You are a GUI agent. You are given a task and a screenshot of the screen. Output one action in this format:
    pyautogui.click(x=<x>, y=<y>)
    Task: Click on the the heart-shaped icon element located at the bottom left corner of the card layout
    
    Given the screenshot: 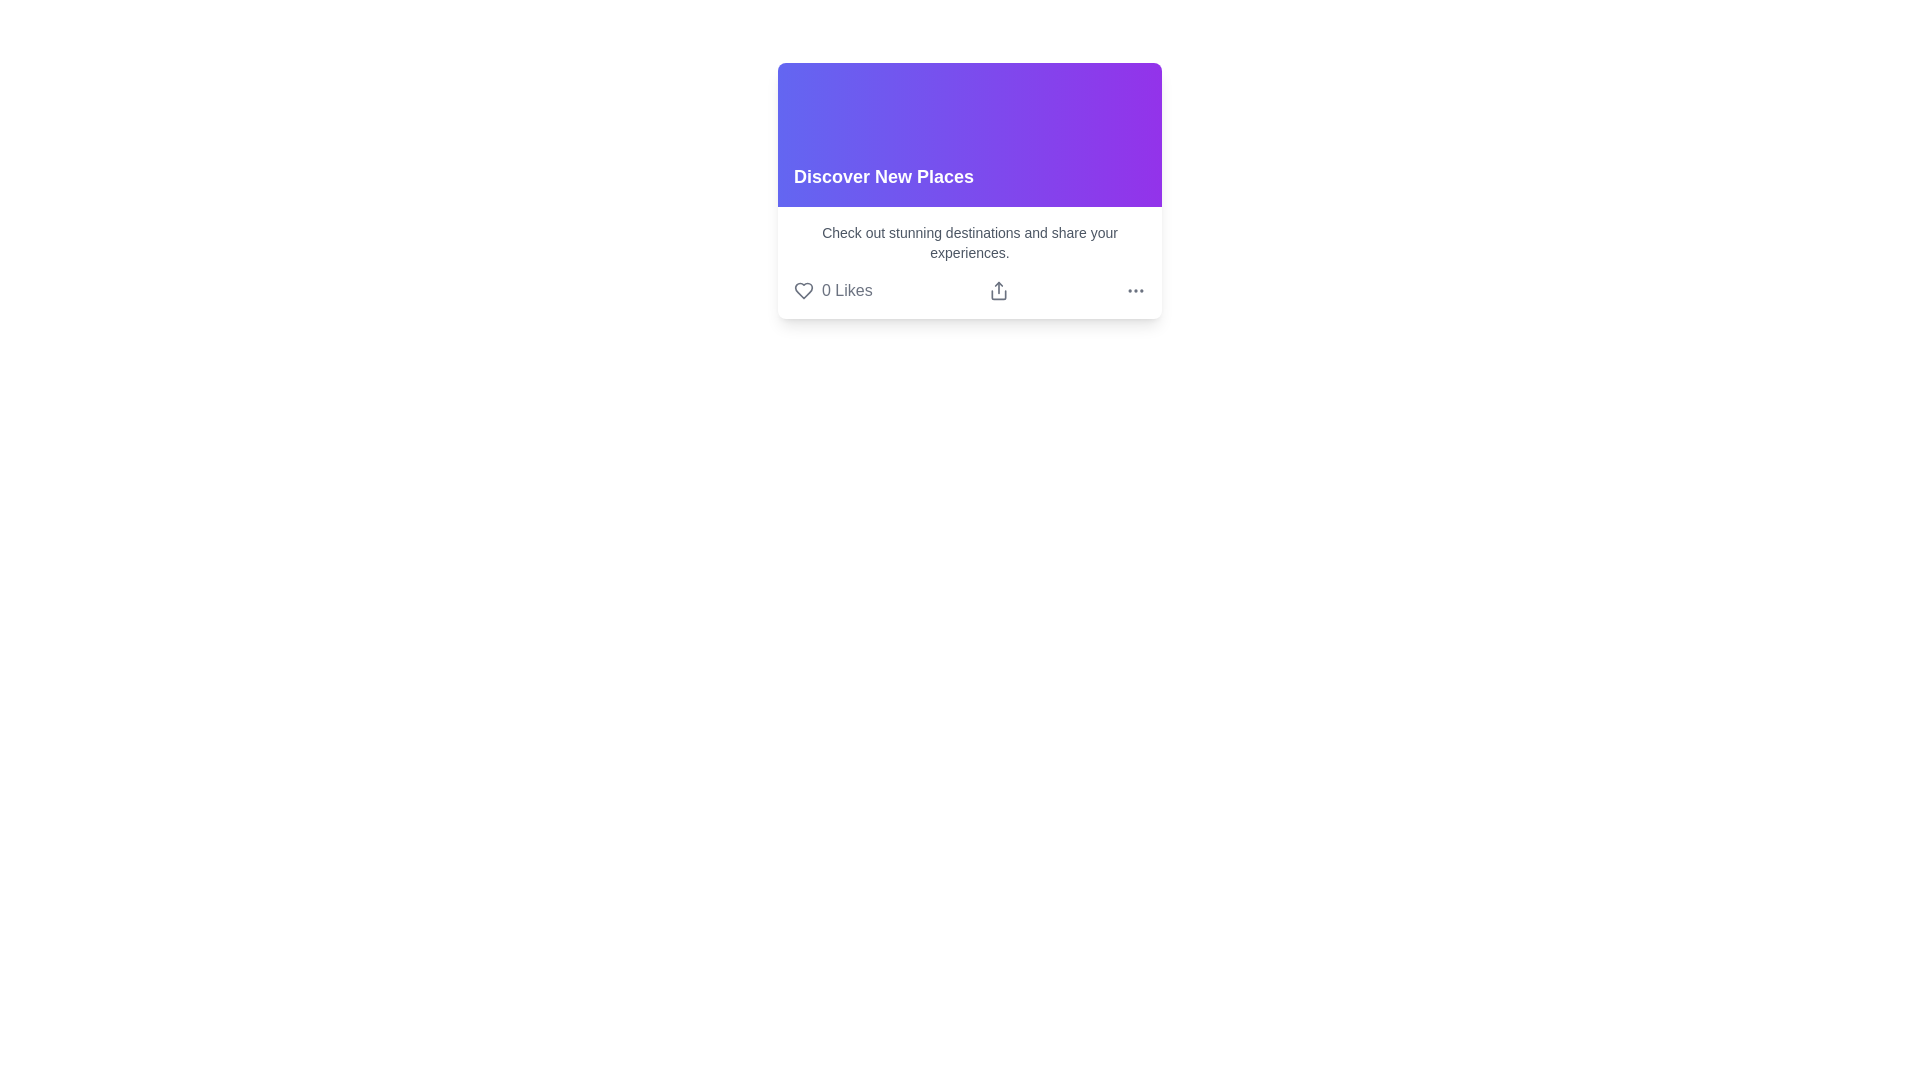 What is the action you would take?
    pyautogui.click(x=804, y=290)
    